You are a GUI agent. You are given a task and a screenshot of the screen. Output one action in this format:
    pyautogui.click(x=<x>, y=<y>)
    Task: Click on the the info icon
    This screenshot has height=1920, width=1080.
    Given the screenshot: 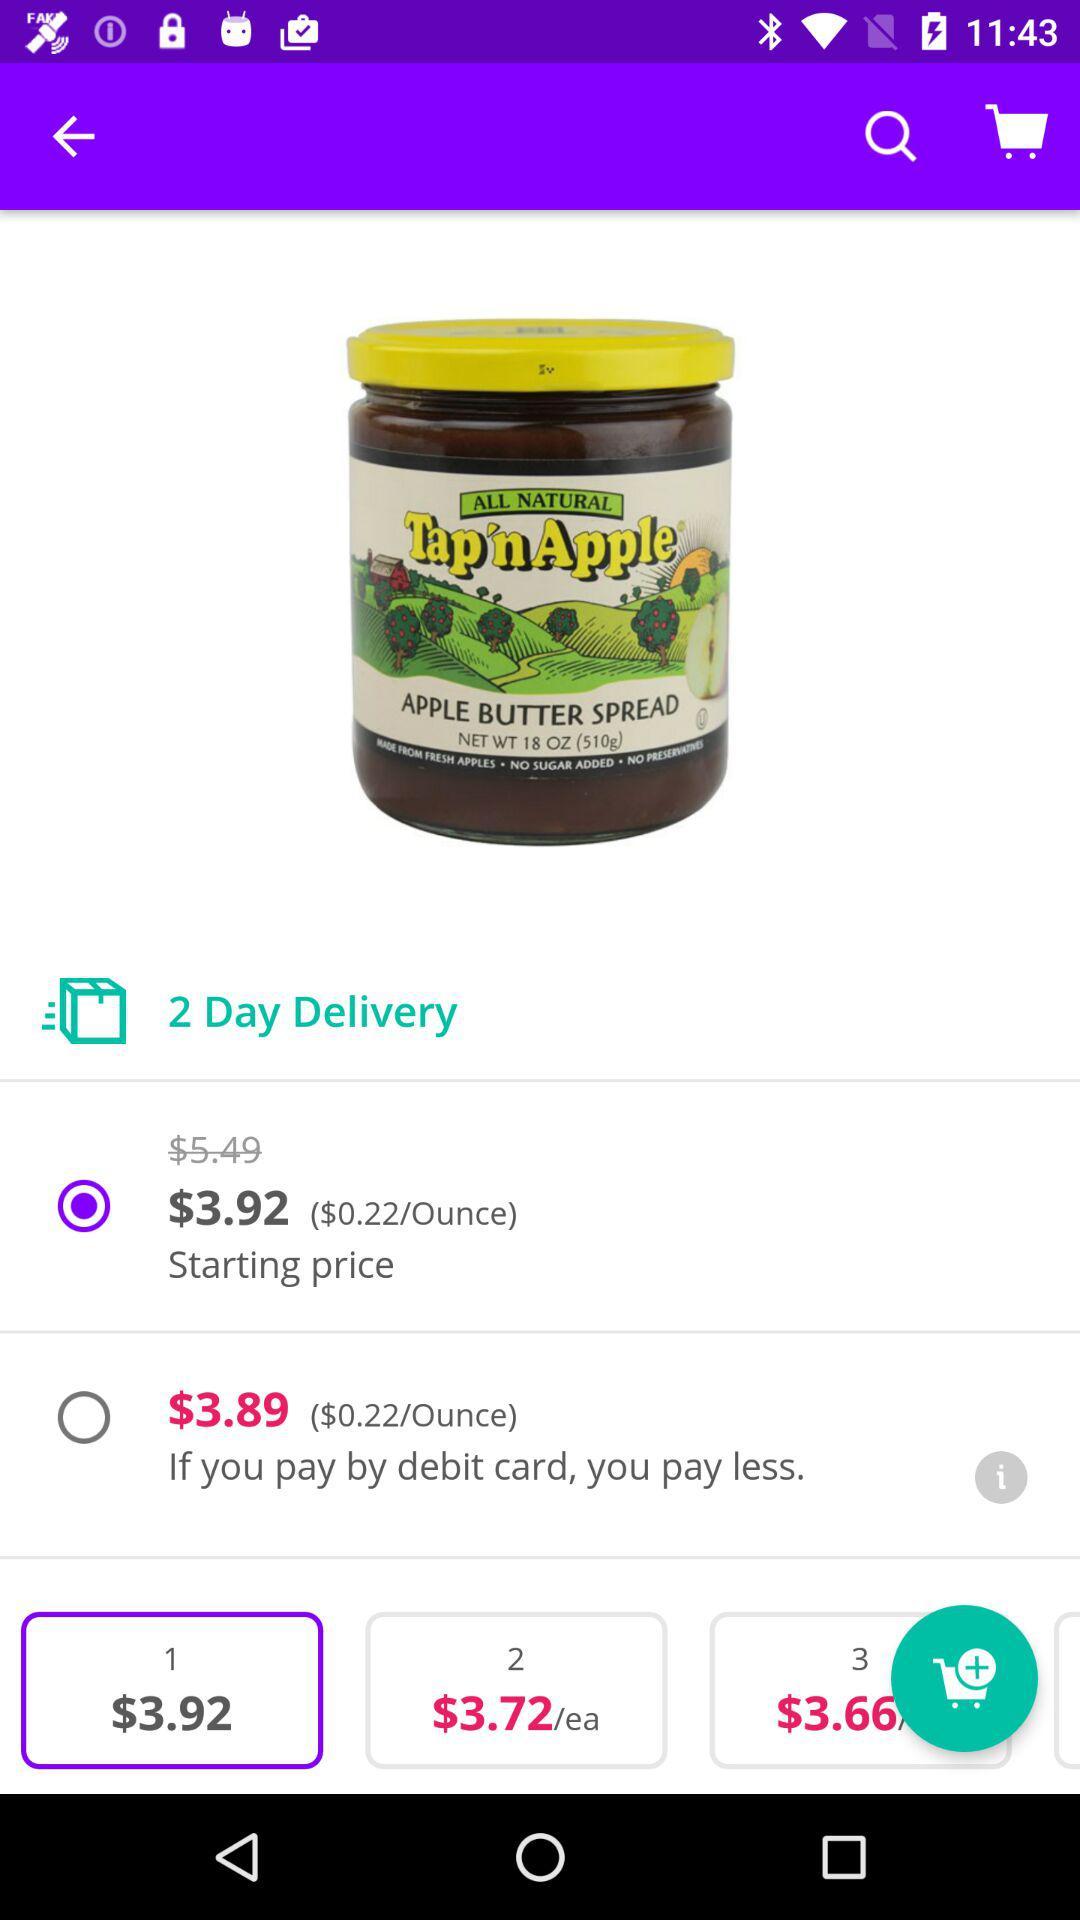 What is the action you would take?
    pyautogui.click(x=1001, y=1477)
    